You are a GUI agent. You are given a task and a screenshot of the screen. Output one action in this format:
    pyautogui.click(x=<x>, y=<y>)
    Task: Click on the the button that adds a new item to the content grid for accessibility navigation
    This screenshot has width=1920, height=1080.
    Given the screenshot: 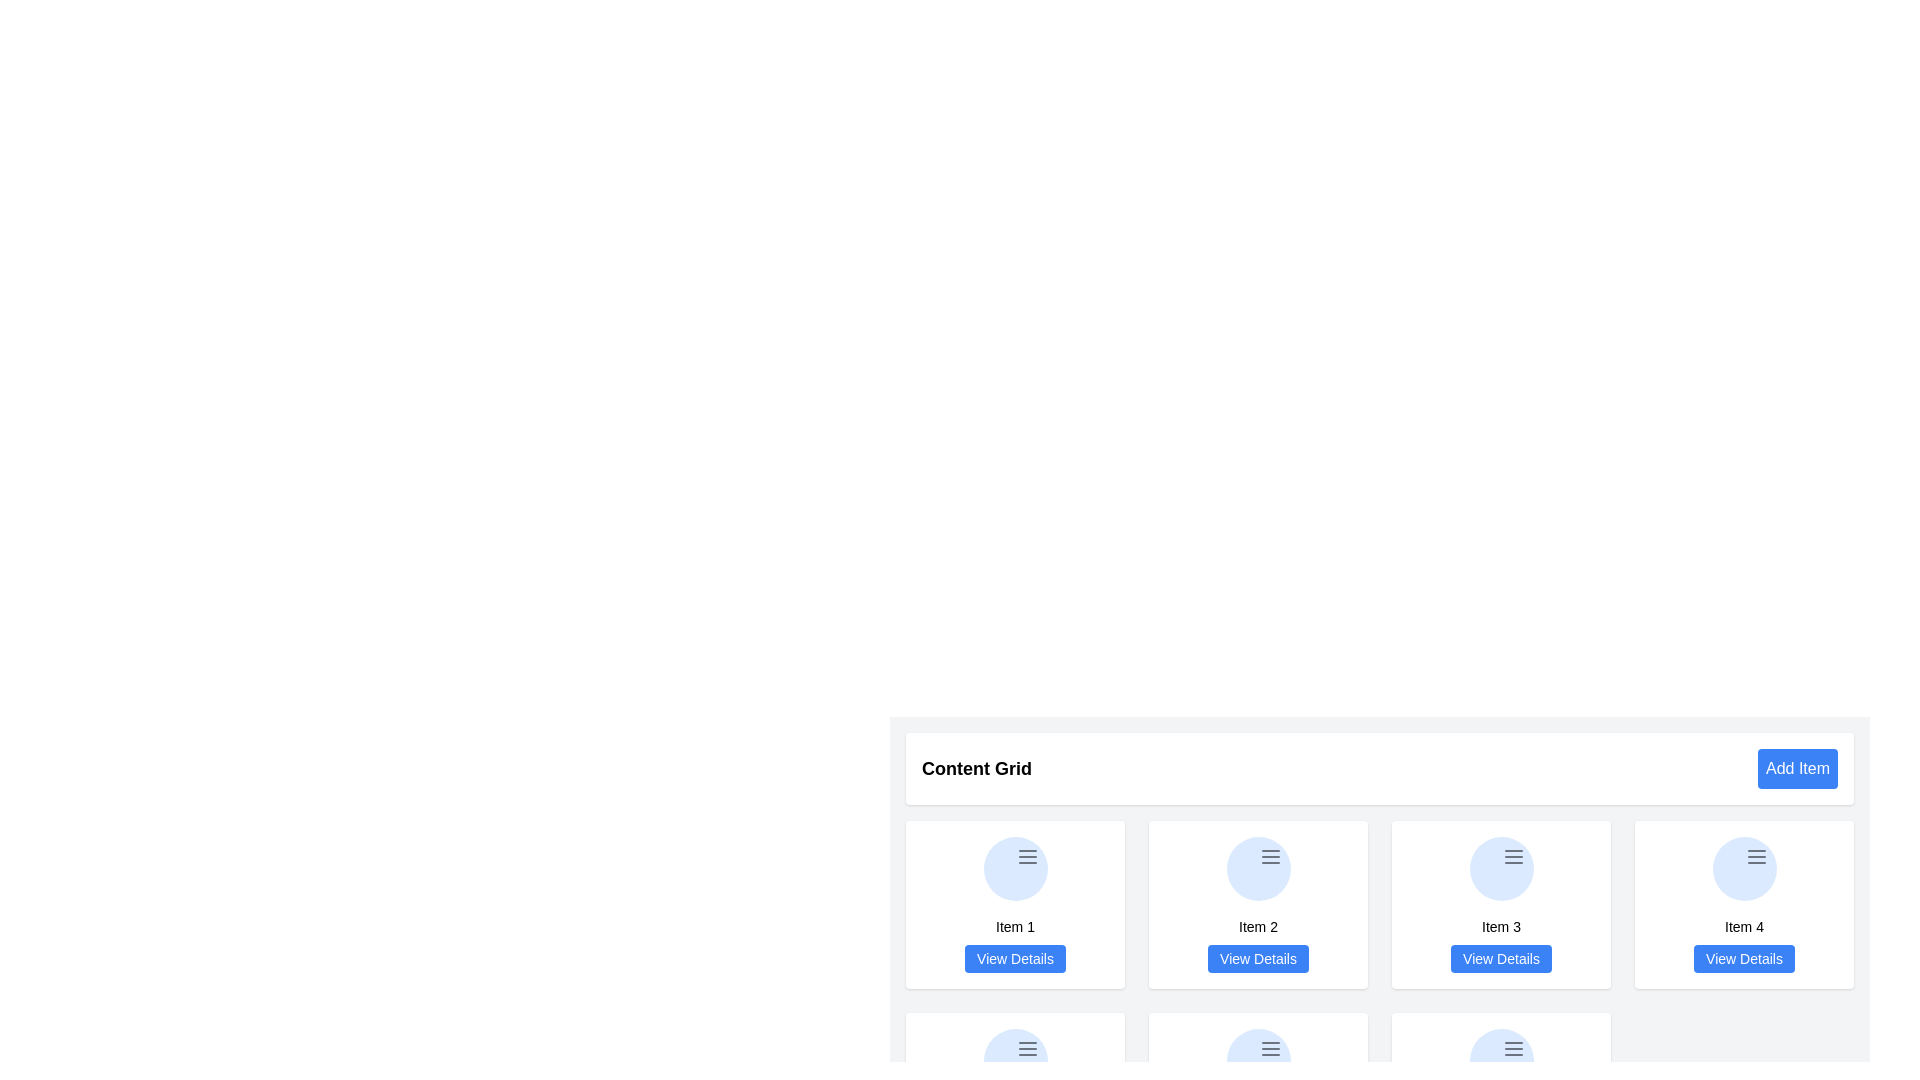 What is the action you would take?
    pyautogui.click(x=1797, y=767)
    